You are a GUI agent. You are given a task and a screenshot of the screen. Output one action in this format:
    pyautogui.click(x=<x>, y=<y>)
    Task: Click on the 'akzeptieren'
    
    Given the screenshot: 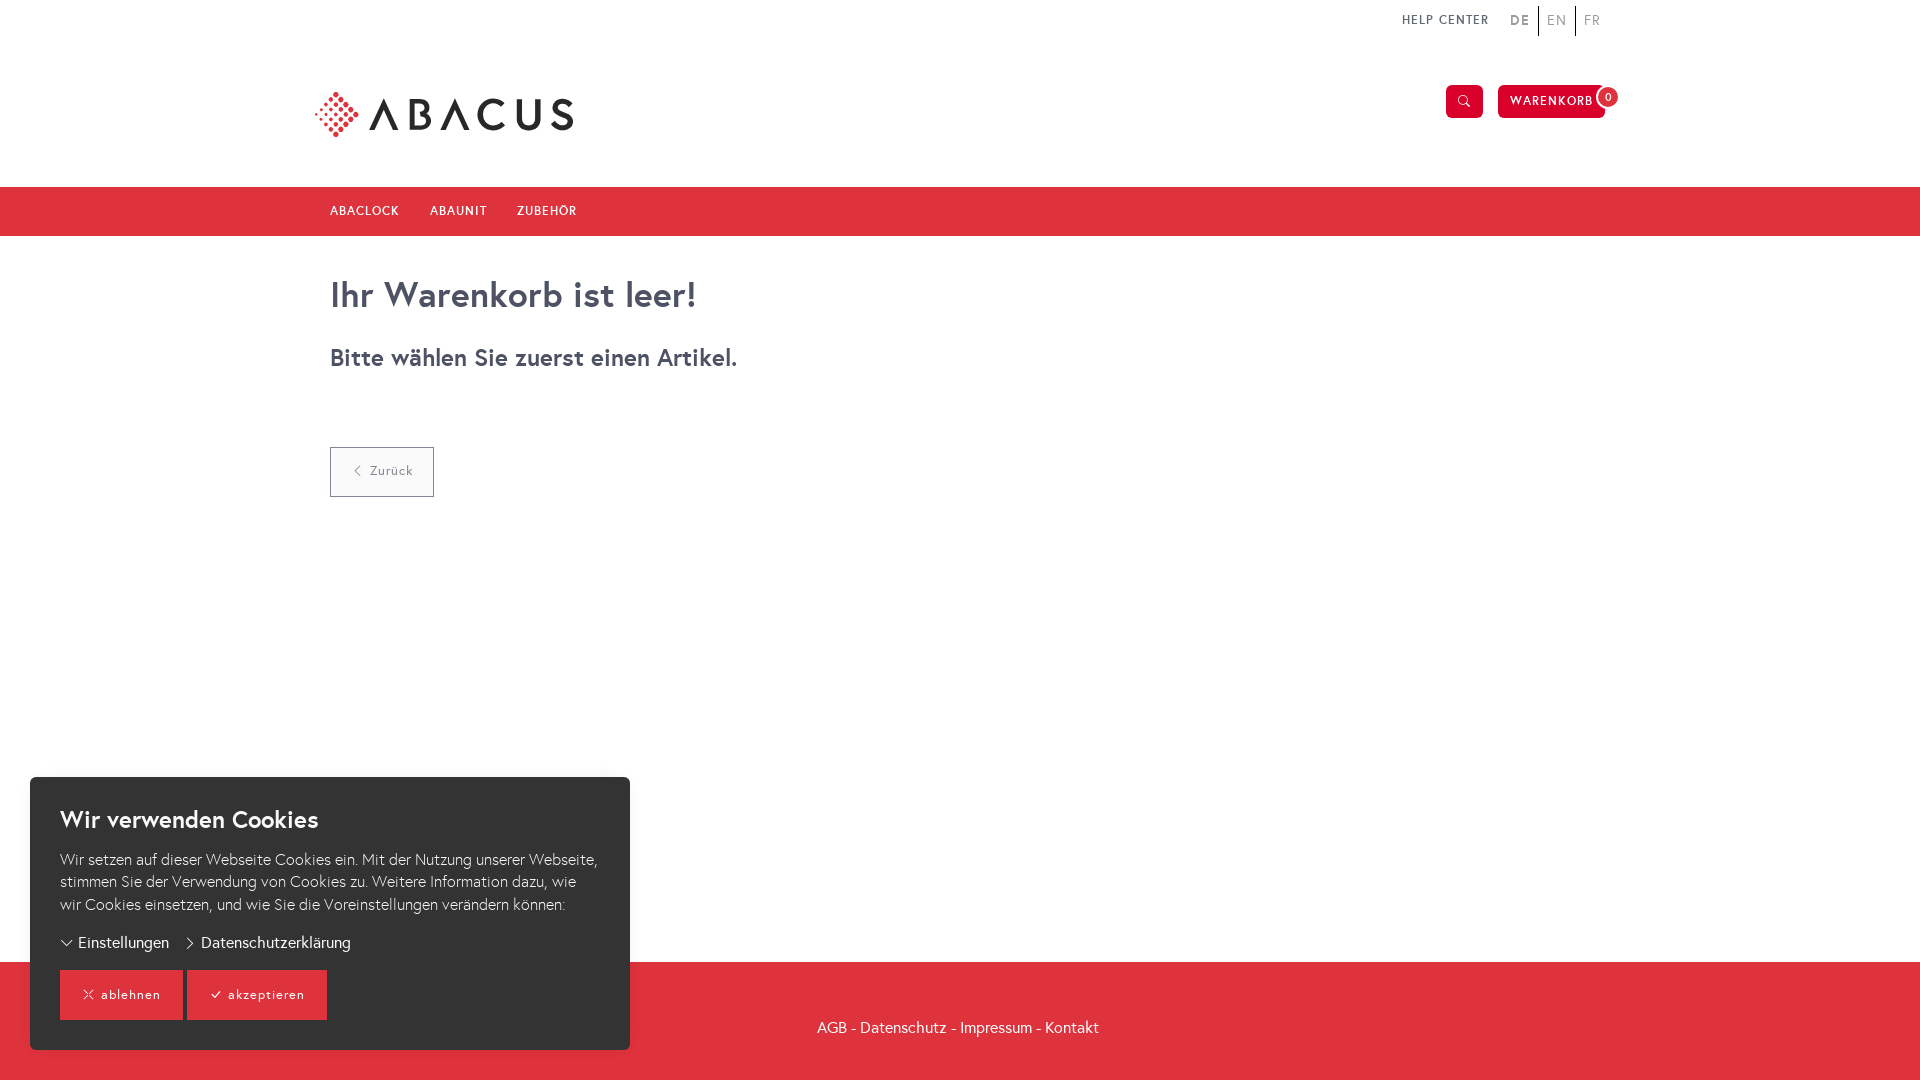 What is the action you would take?
    pyautogui.click(x=187, y=995)
    